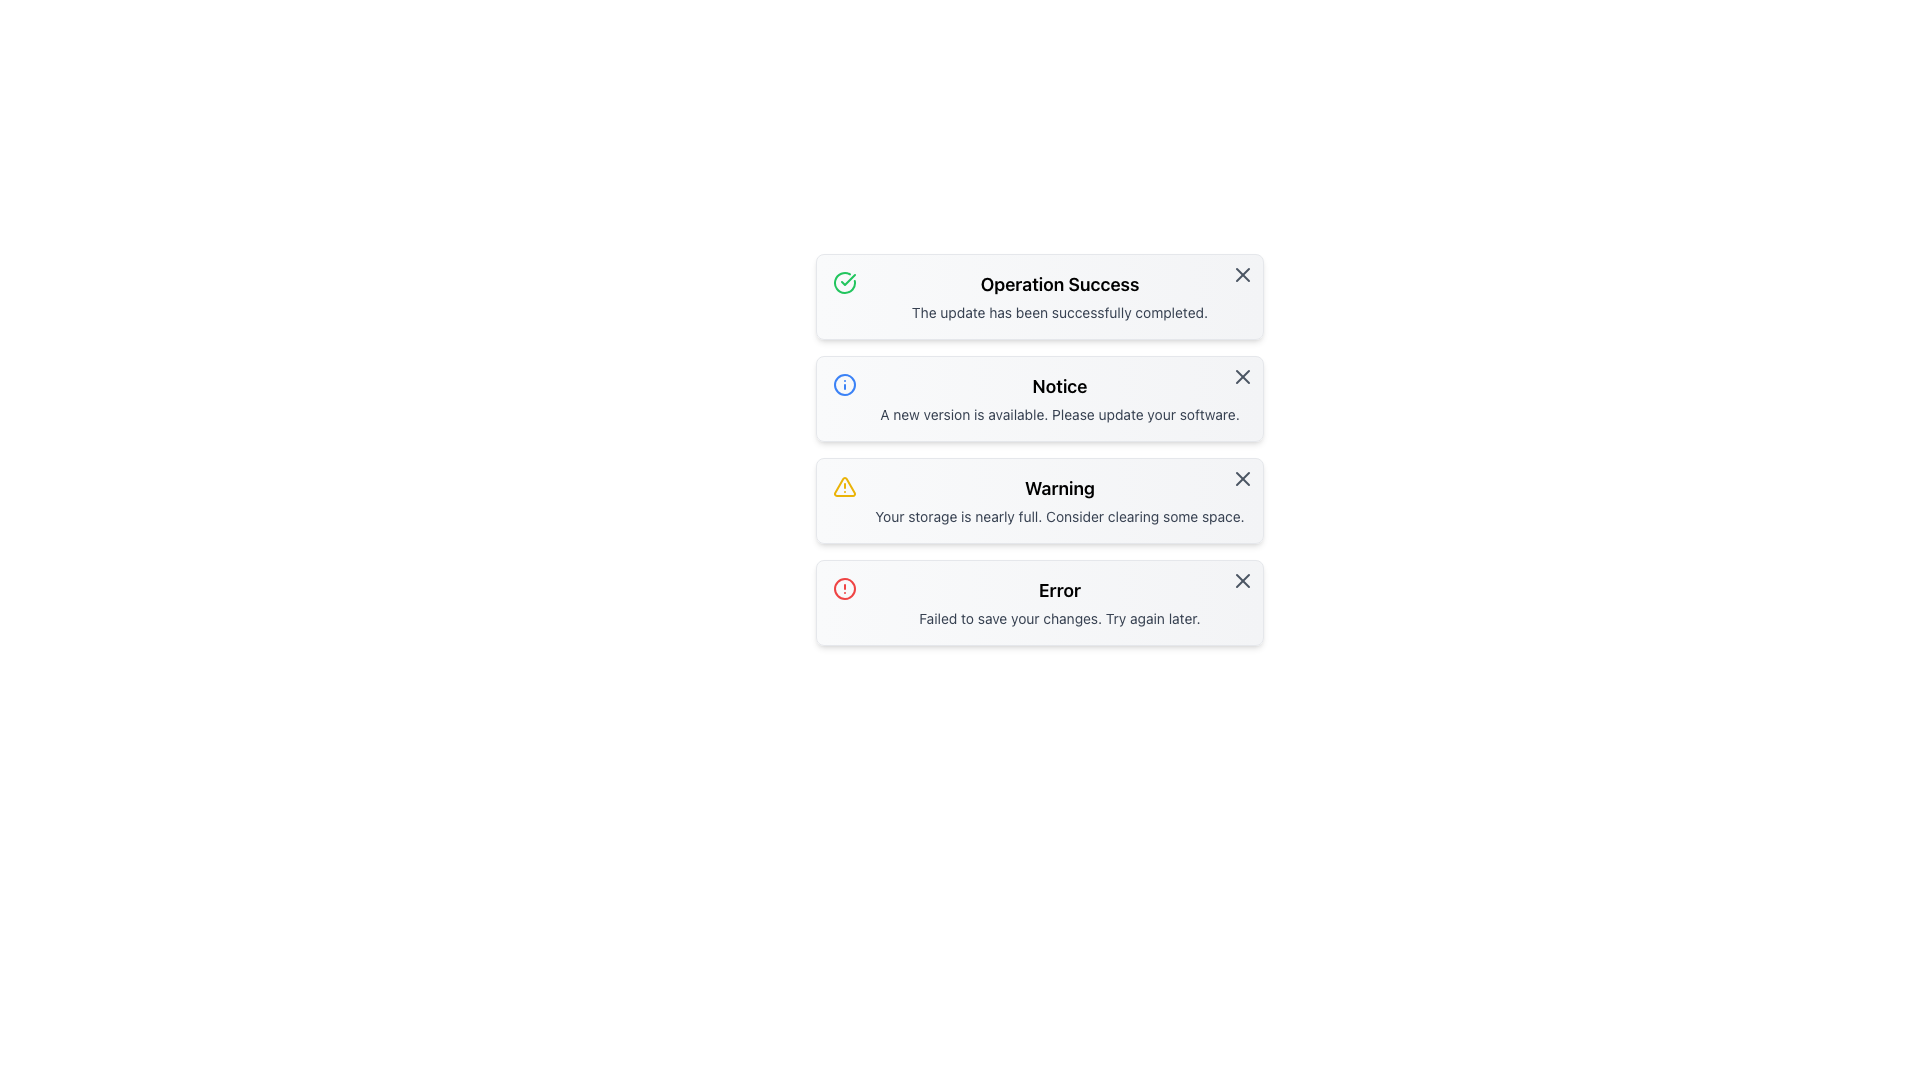 The height and width of the screenshot is (1080, 1920). Describe the element at coordinates (1059, 398) in the screenshot. I see `the informational text block notifying the user about the availability of a software update, which is centrally aligned in the notification list below the 'Operation Success' message` at that location.